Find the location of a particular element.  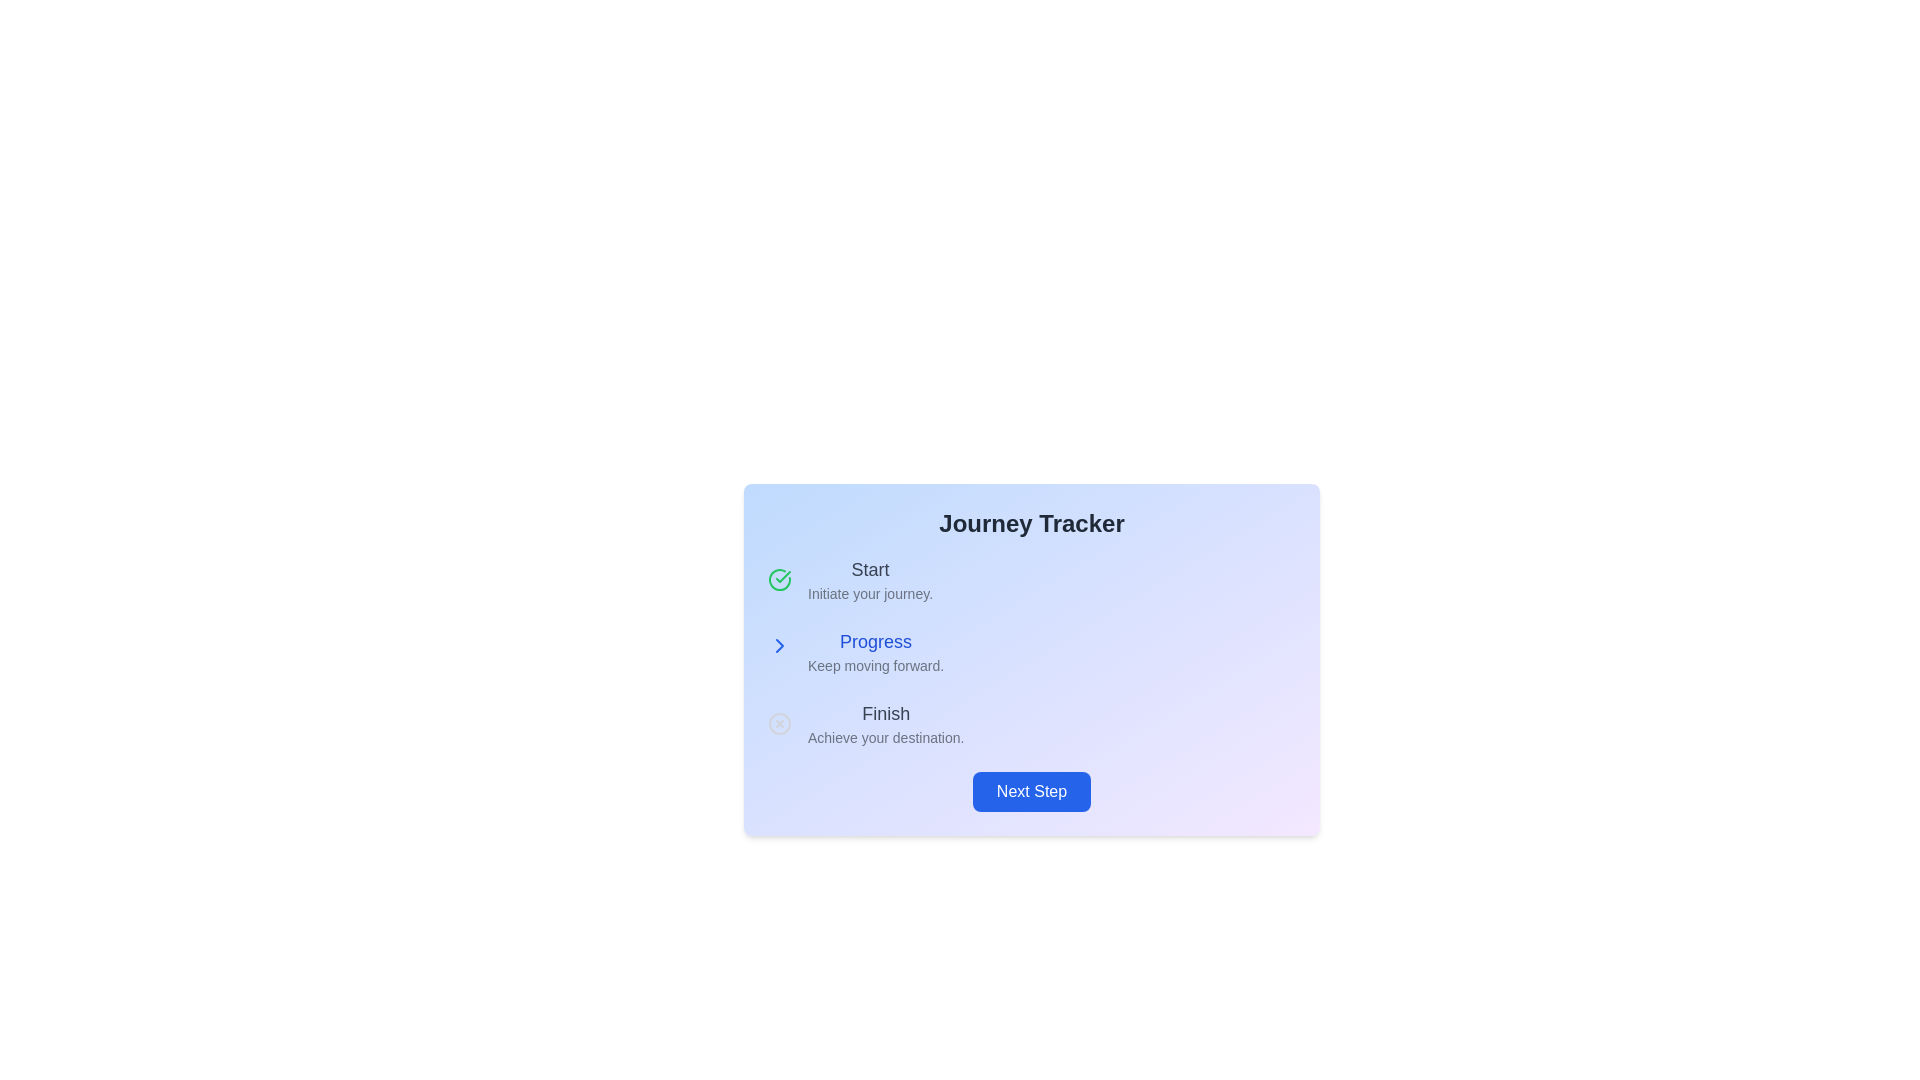

text label that displays 'Start' in a larger, bold font and 'Initiate your journey.' in a smaller, gray font, located at the top-left section of the 'Journey Tracker' card, right next to a green circle check icon is located at coordinates (870, 579).